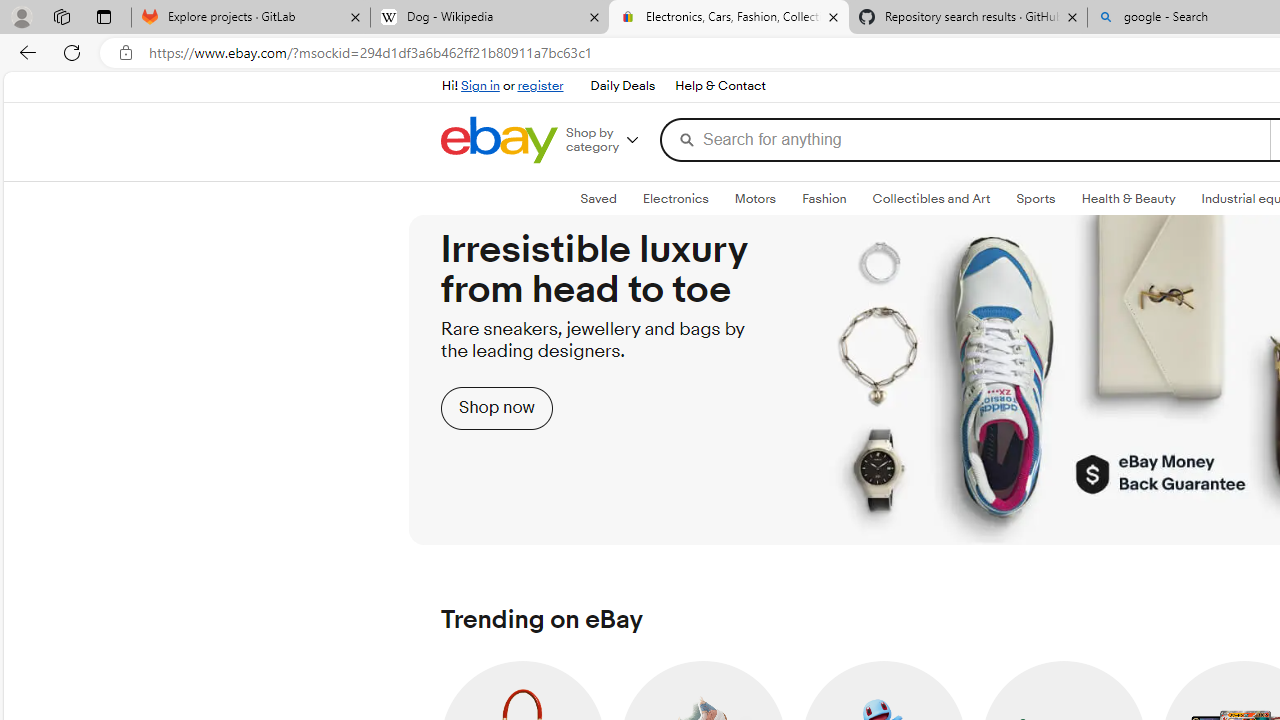  What do you see at coordinates (490, 17) in the screenshot?
I see `'Dog - Wikipedia'` at bounding box center [490, 17].